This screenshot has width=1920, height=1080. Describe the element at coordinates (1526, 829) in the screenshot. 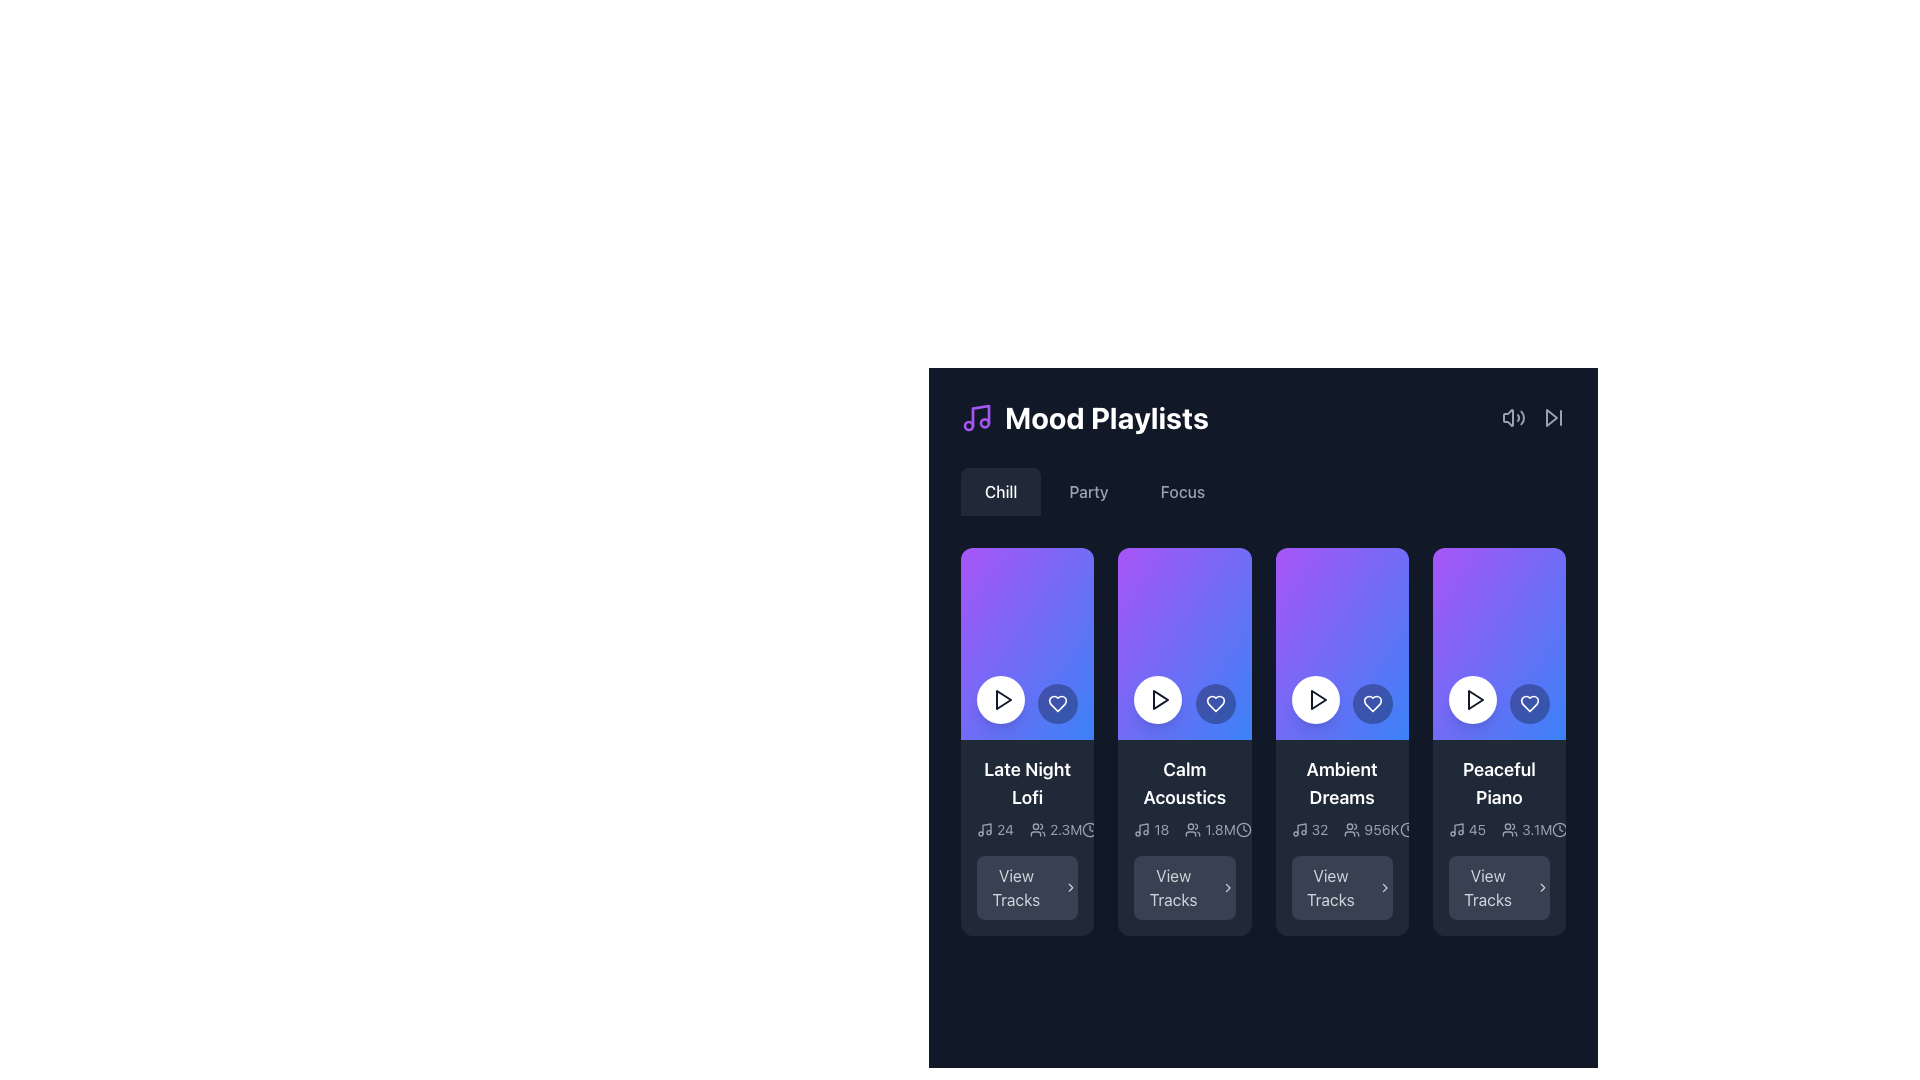

I see `text value displayed above the 'View Tracks' button in the fourth card of the playlist grid, specifically the second item in the list of metadata indicators` at that location.